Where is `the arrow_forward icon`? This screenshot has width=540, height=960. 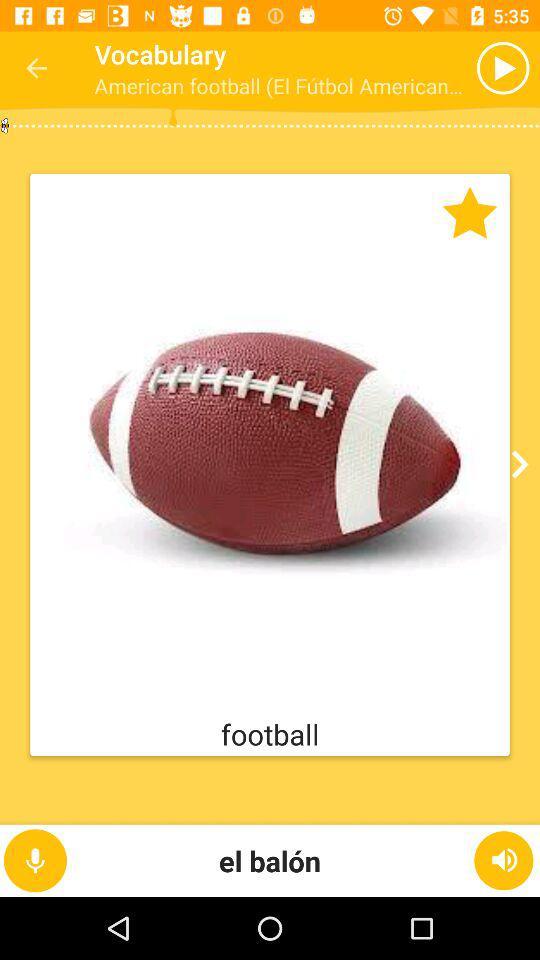
the arrow_forward icon is located at coordinates (516, 464).